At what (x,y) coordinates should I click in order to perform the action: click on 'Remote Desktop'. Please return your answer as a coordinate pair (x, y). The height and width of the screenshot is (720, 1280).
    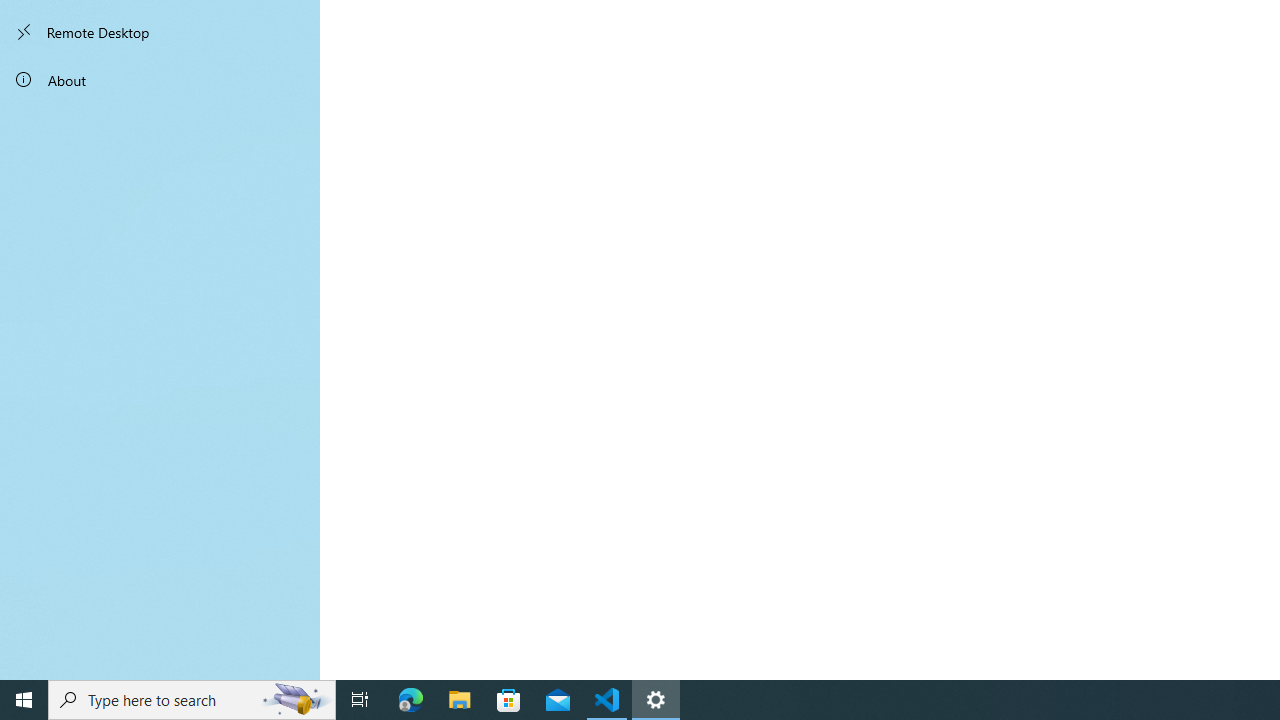
    Looking at the image, I should click on (160, 32).